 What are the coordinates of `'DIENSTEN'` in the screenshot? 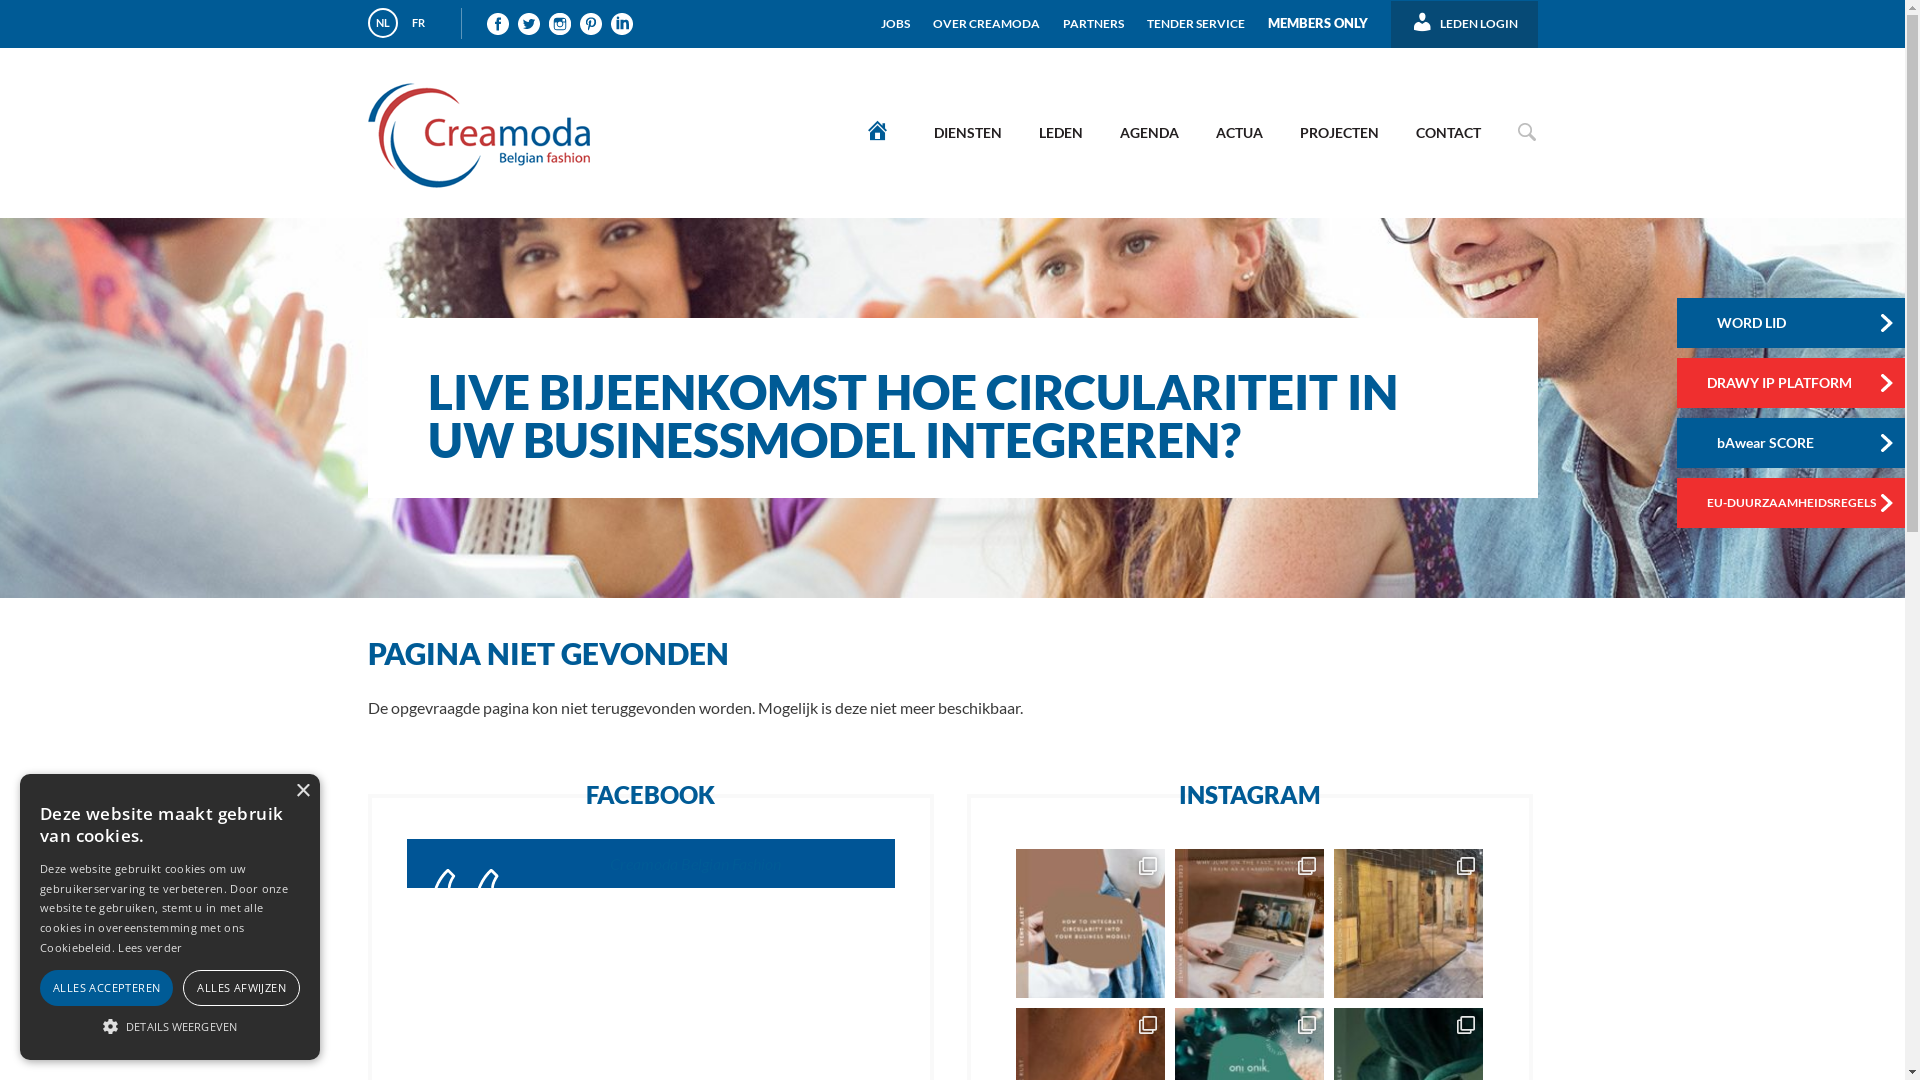 It's located at (966, 132).